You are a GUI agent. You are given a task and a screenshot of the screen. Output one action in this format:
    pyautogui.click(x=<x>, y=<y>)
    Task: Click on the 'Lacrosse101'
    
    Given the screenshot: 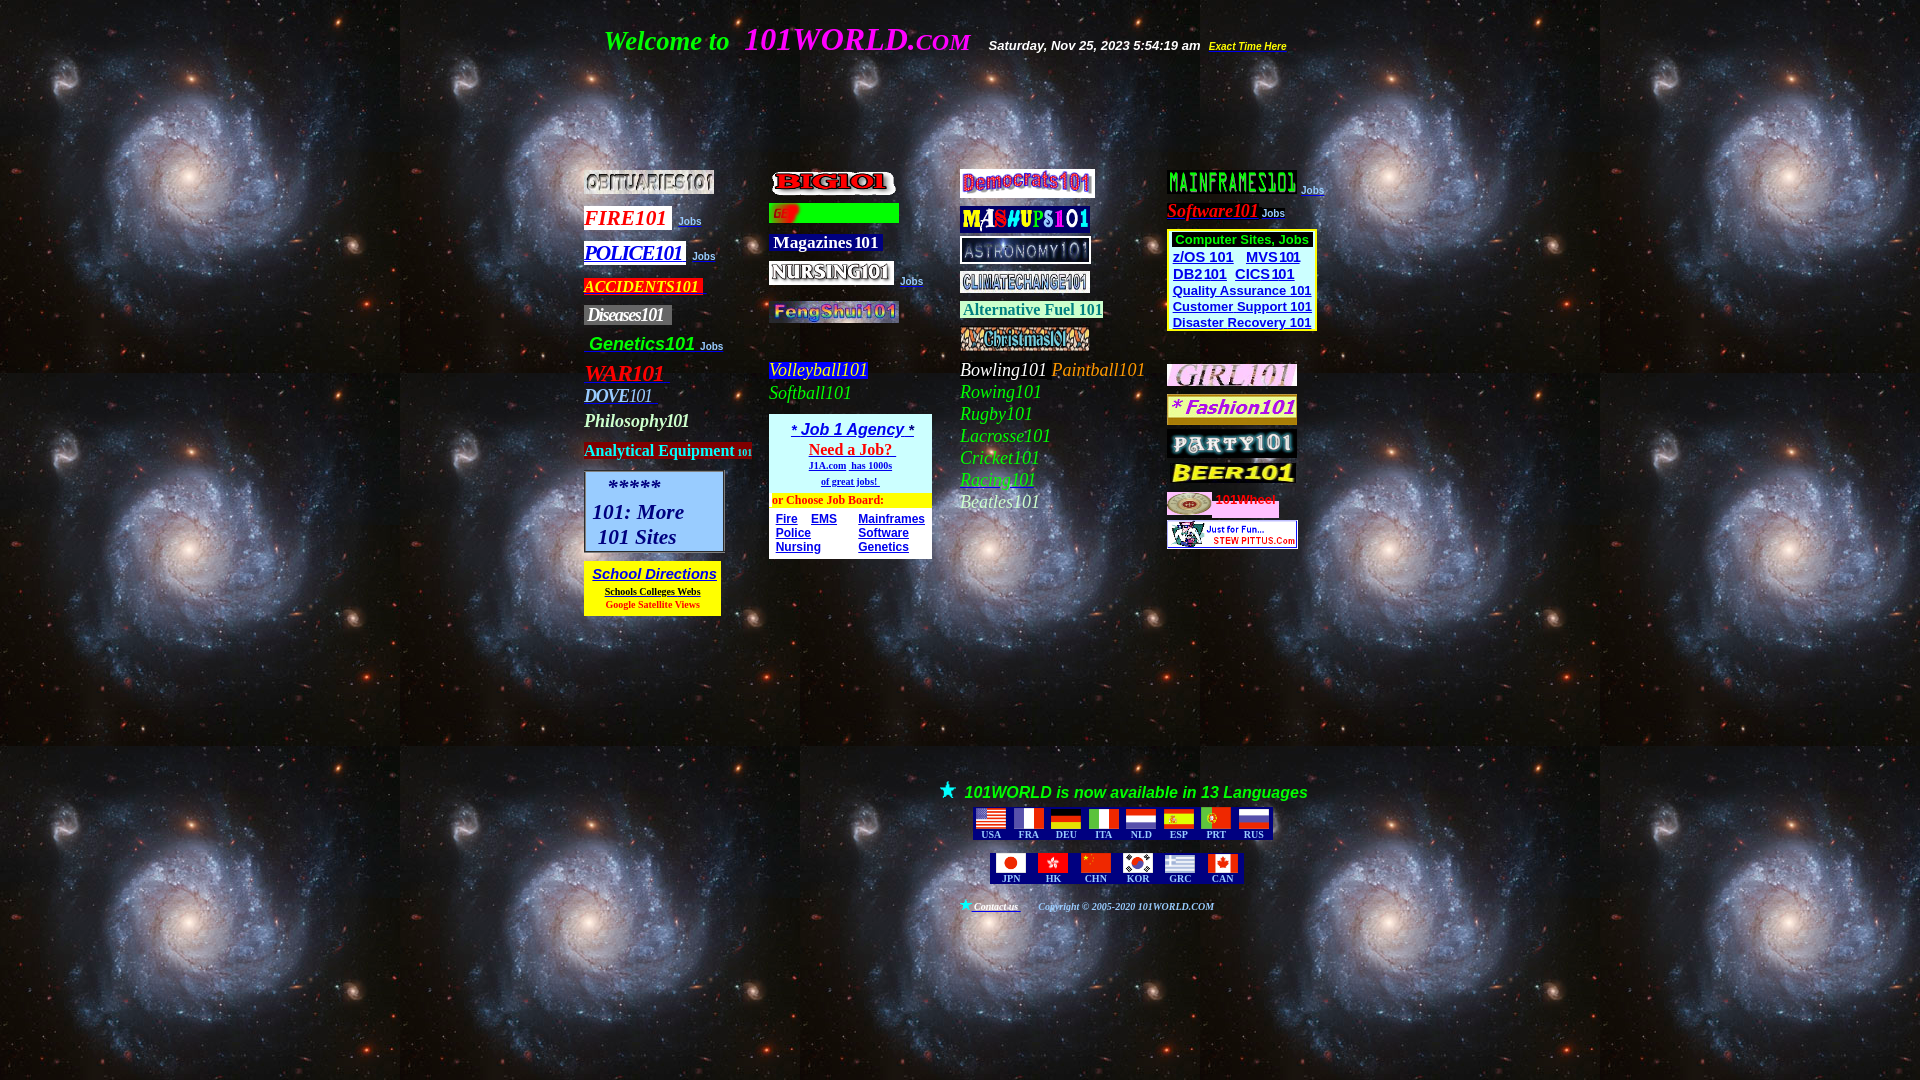 What is the action you would take?
    pyautogui.click(x=1005, y=435)
    